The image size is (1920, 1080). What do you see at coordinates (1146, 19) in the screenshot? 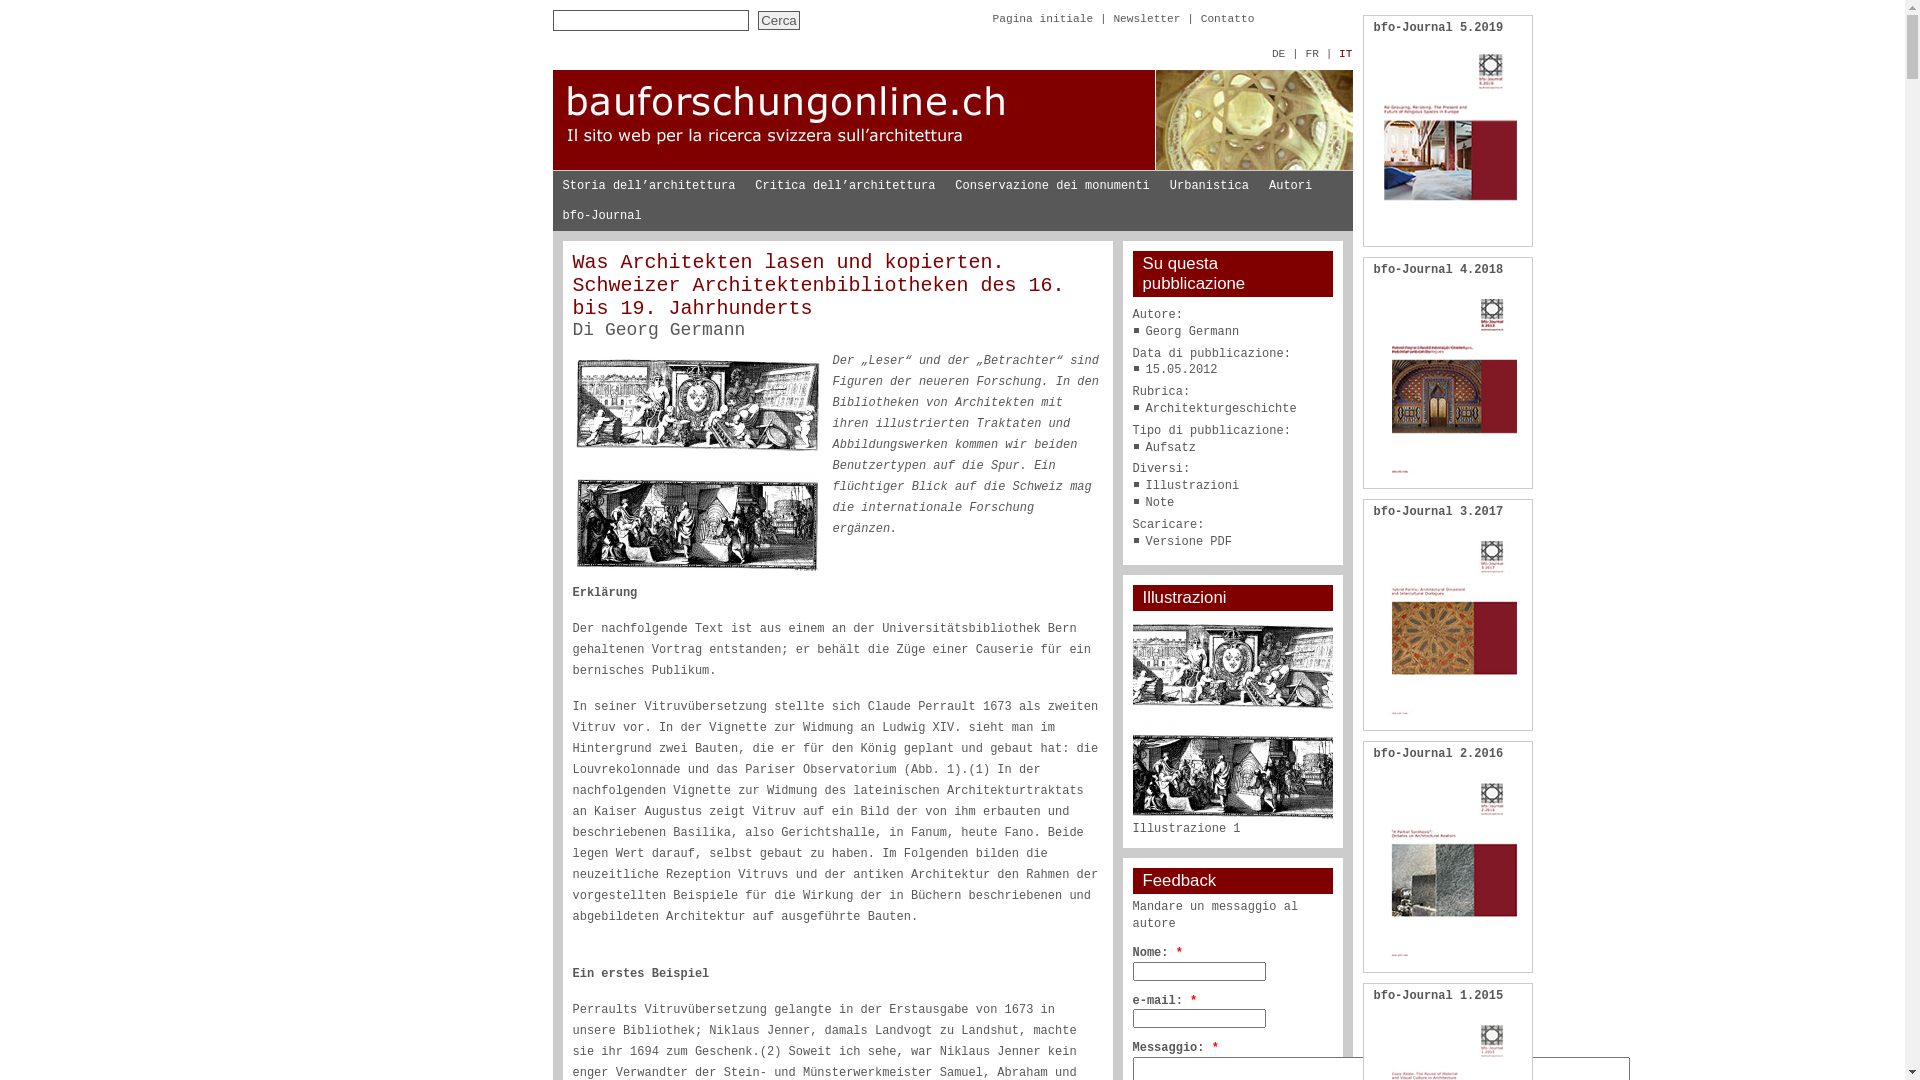
I see `'Newsletter'` at bounding box center [1146, 19].